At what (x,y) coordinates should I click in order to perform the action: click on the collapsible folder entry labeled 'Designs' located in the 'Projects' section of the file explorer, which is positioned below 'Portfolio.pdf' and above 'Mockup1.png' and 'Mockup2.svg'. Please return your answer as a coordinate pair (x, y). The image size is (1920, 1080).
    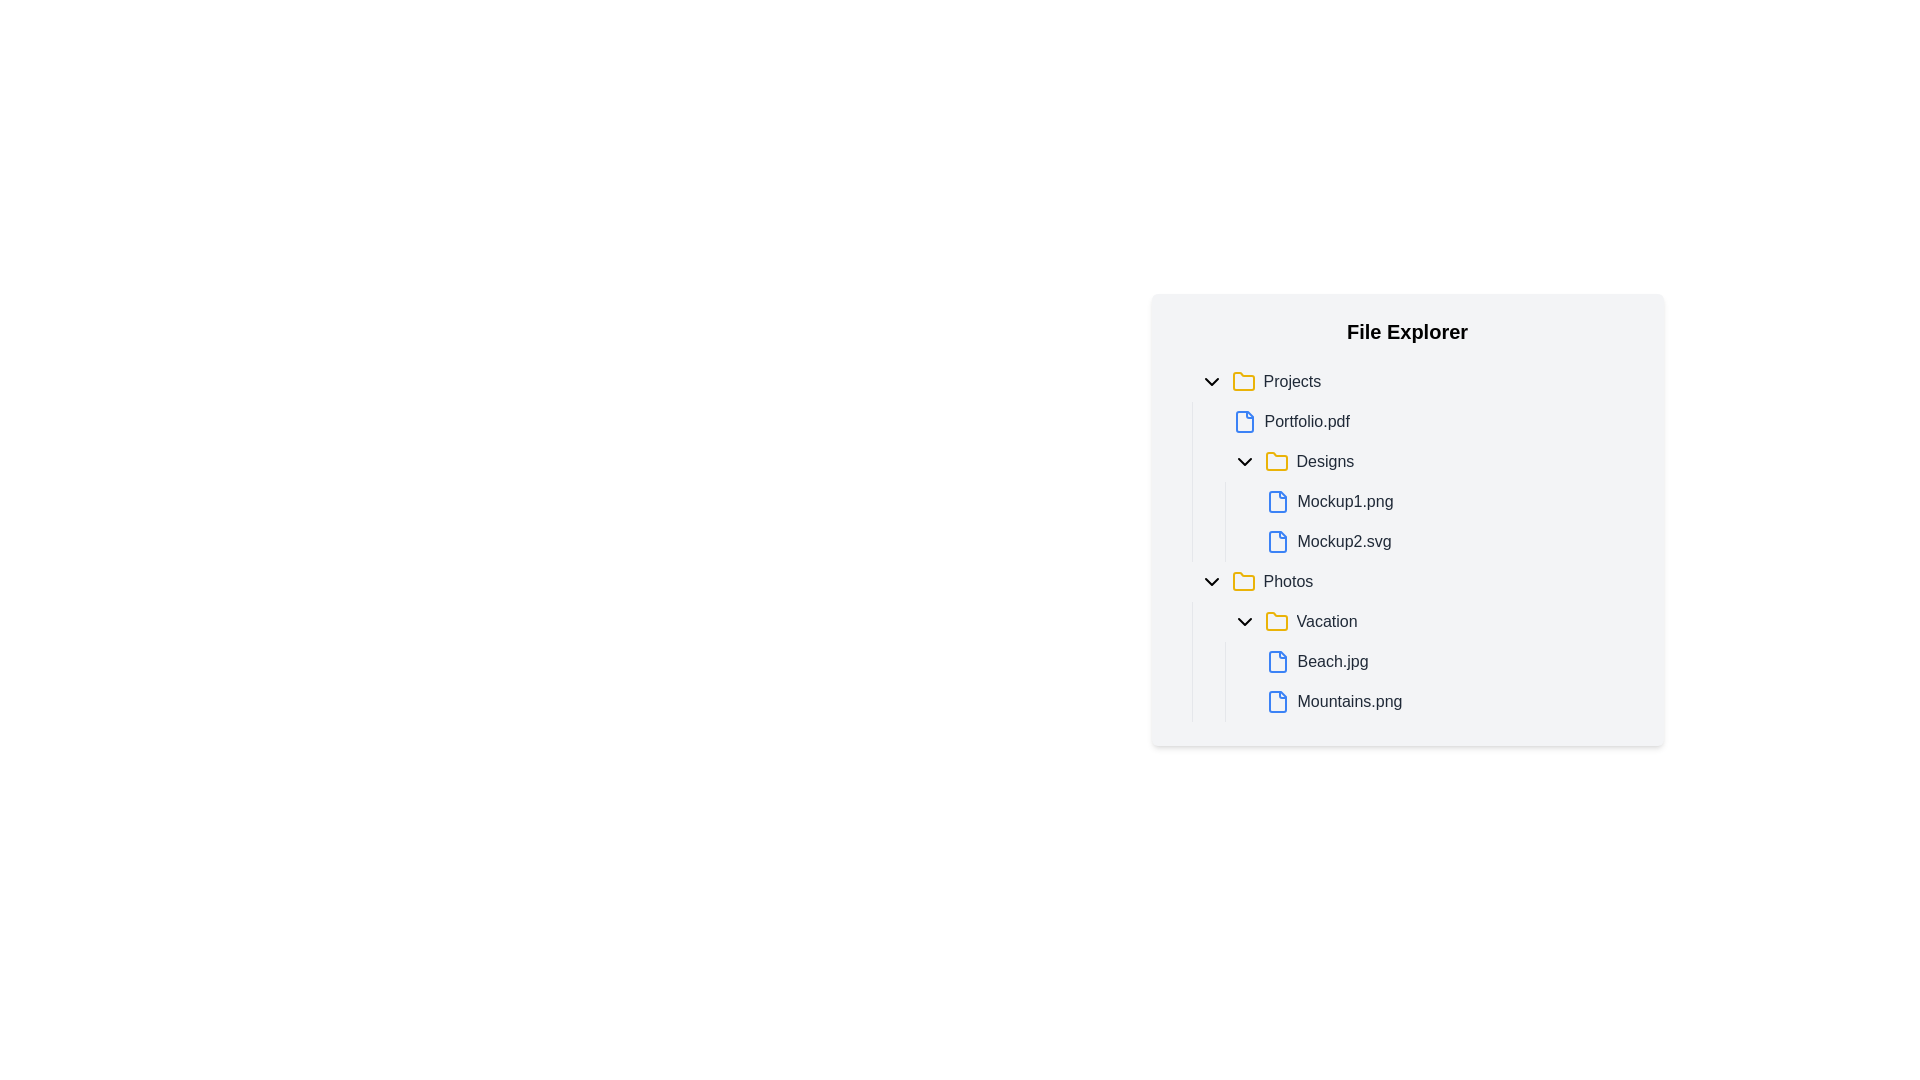
    Looking at the image, I should click on (1430, 462).